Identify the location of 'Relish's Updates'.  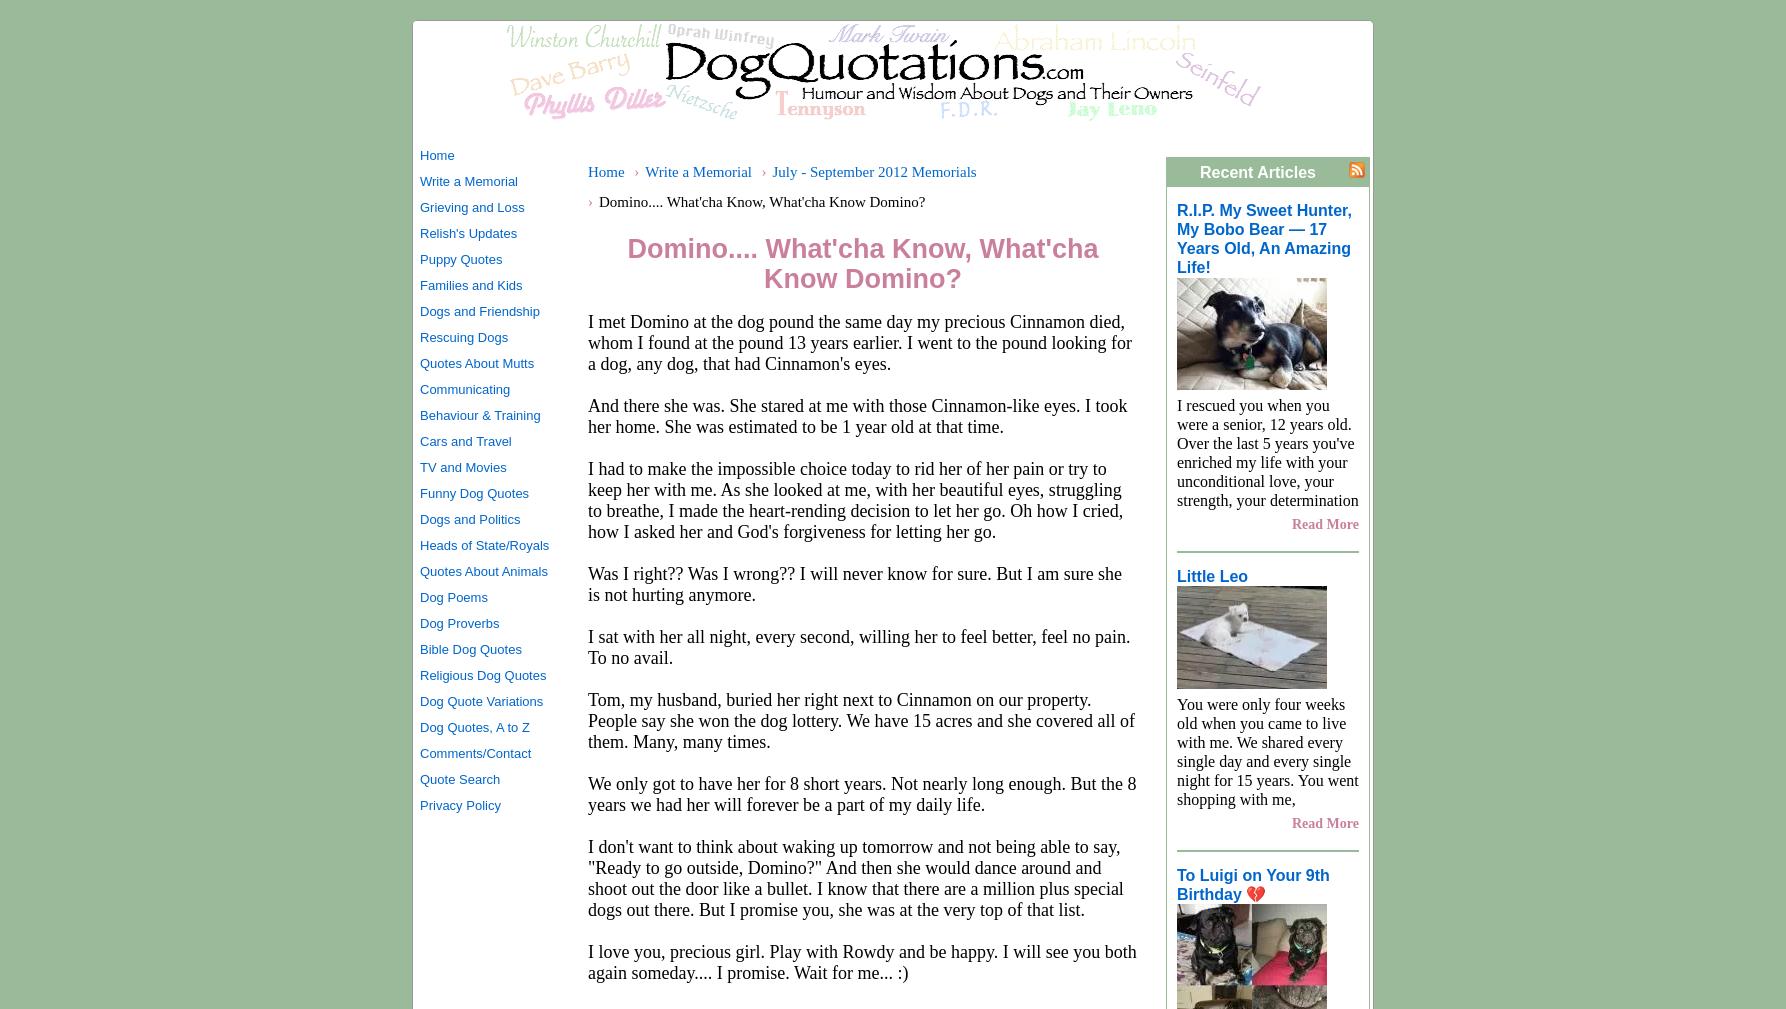
(467, 232).